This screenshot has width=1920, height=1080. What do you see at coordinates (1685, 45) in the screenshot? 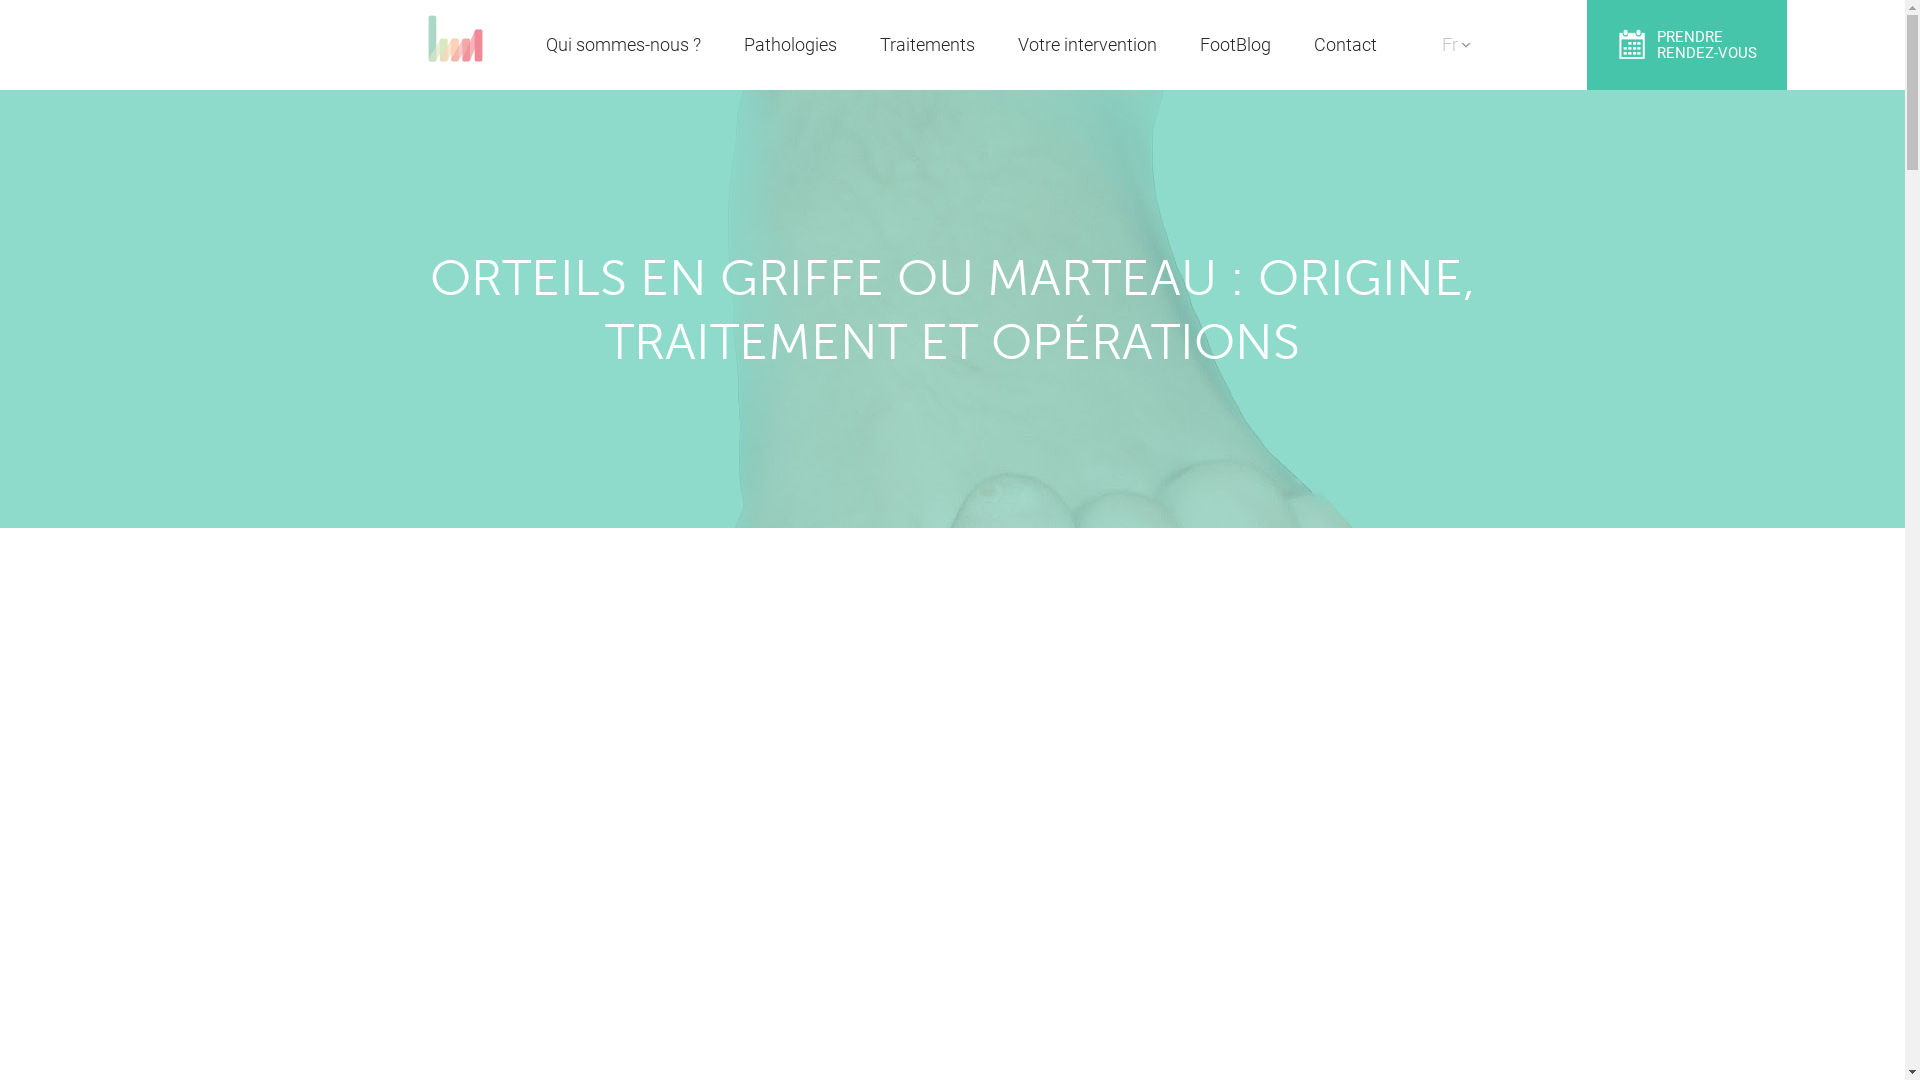
I see `'PRENDRE` at bounding box center [1685, 45].